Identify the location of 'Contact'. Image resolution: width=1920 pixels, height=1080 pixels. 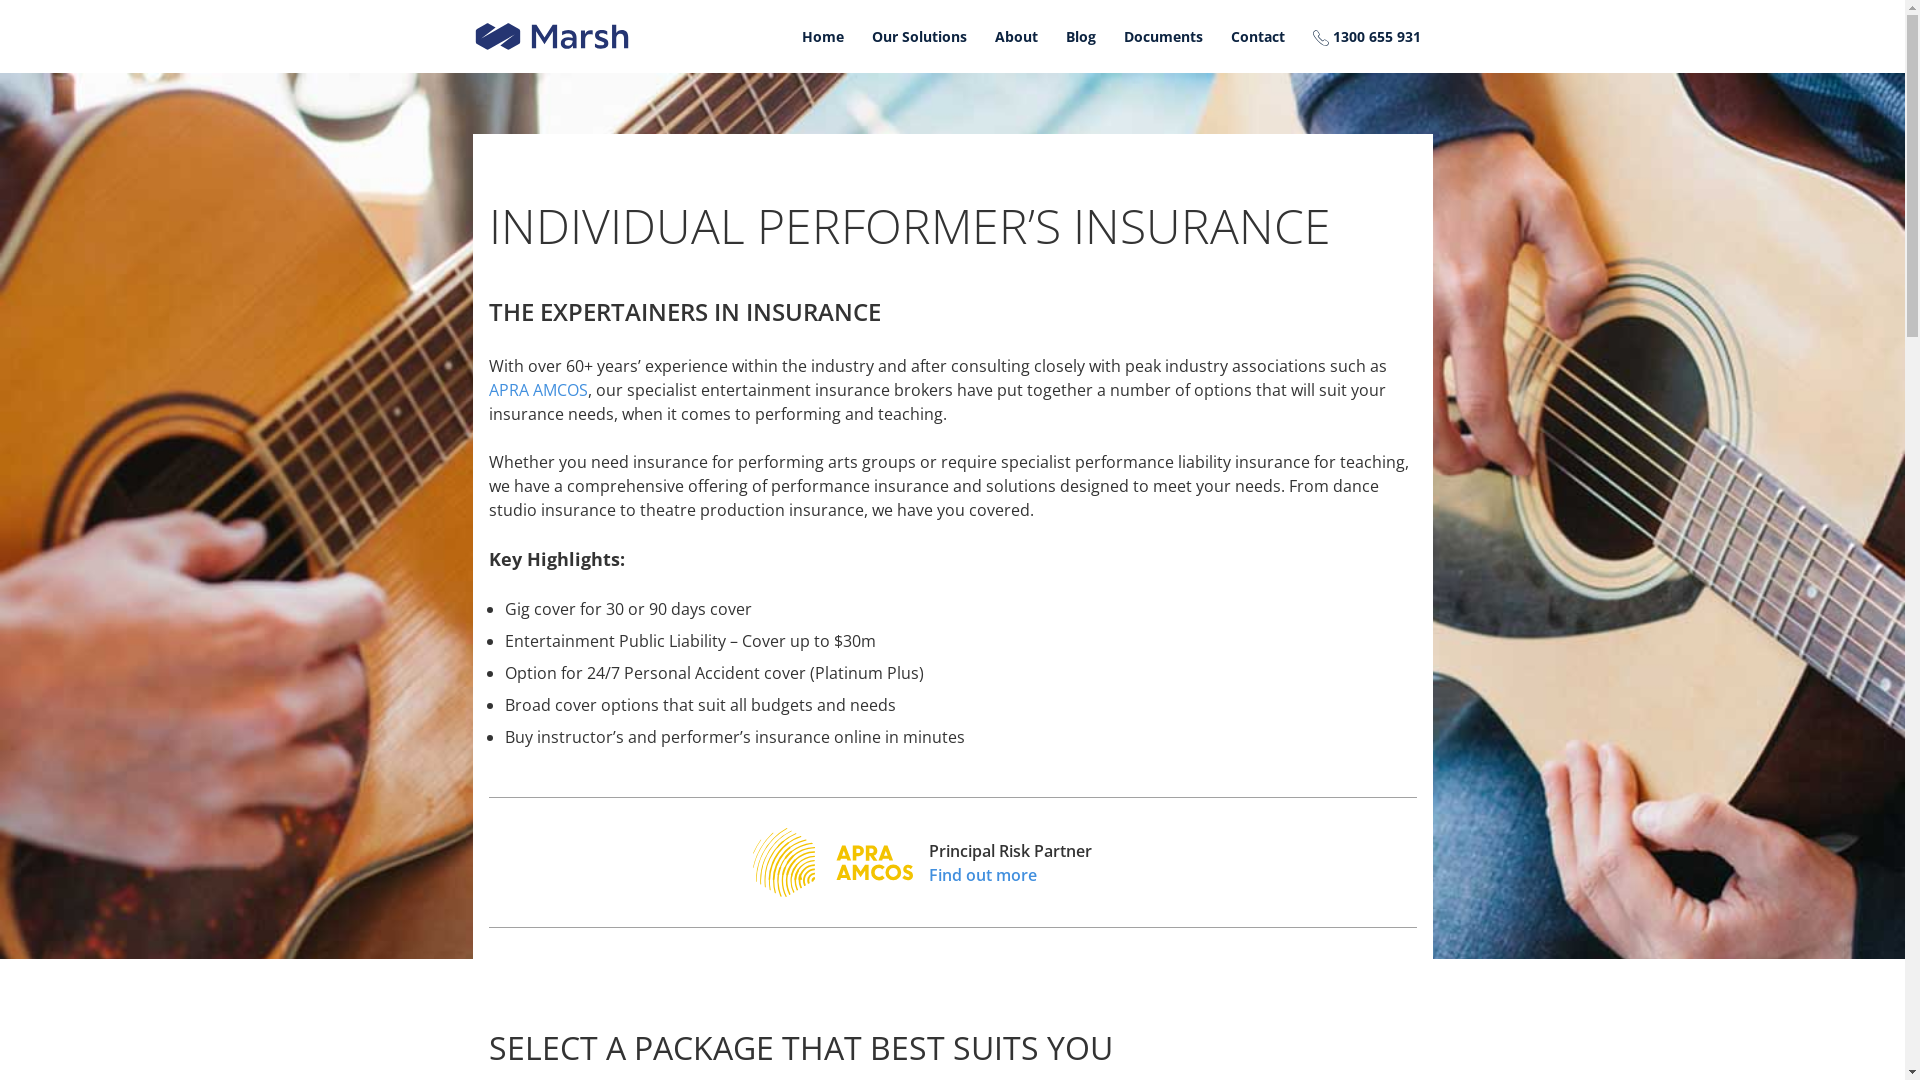
(1256, 37).